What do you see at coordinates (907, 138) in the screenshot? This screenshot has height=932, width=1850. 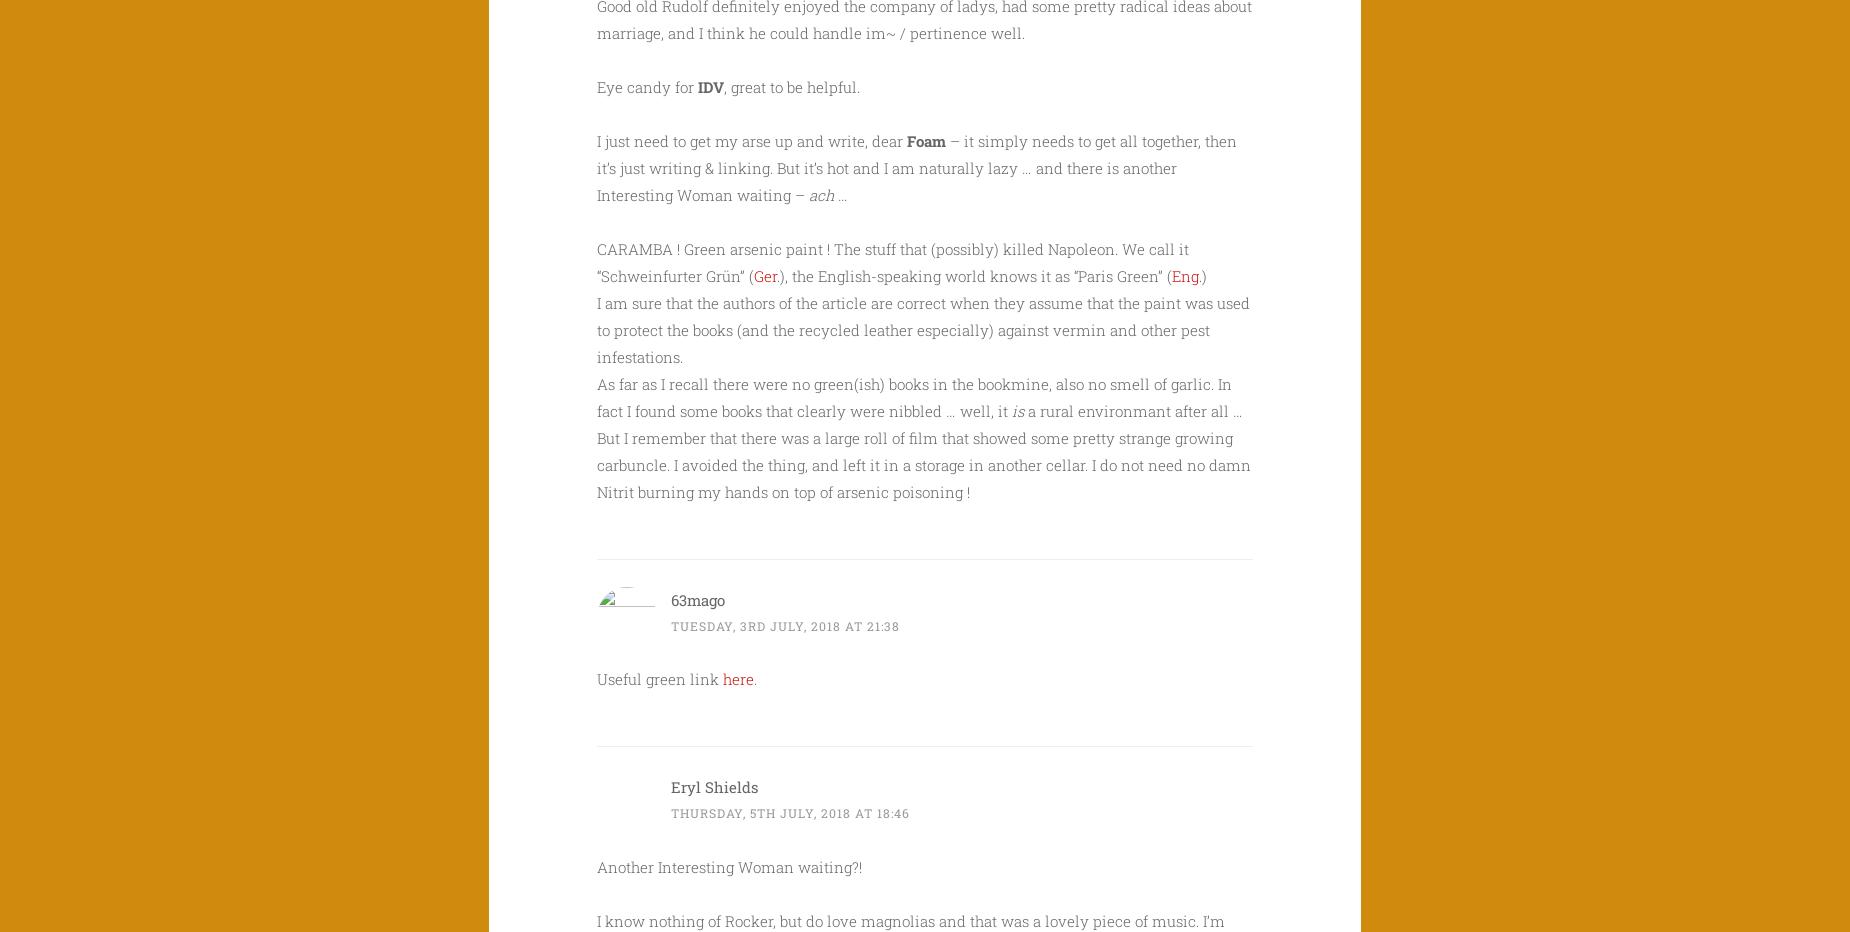 I see `'Foam'` at bounding box center [907, 138].